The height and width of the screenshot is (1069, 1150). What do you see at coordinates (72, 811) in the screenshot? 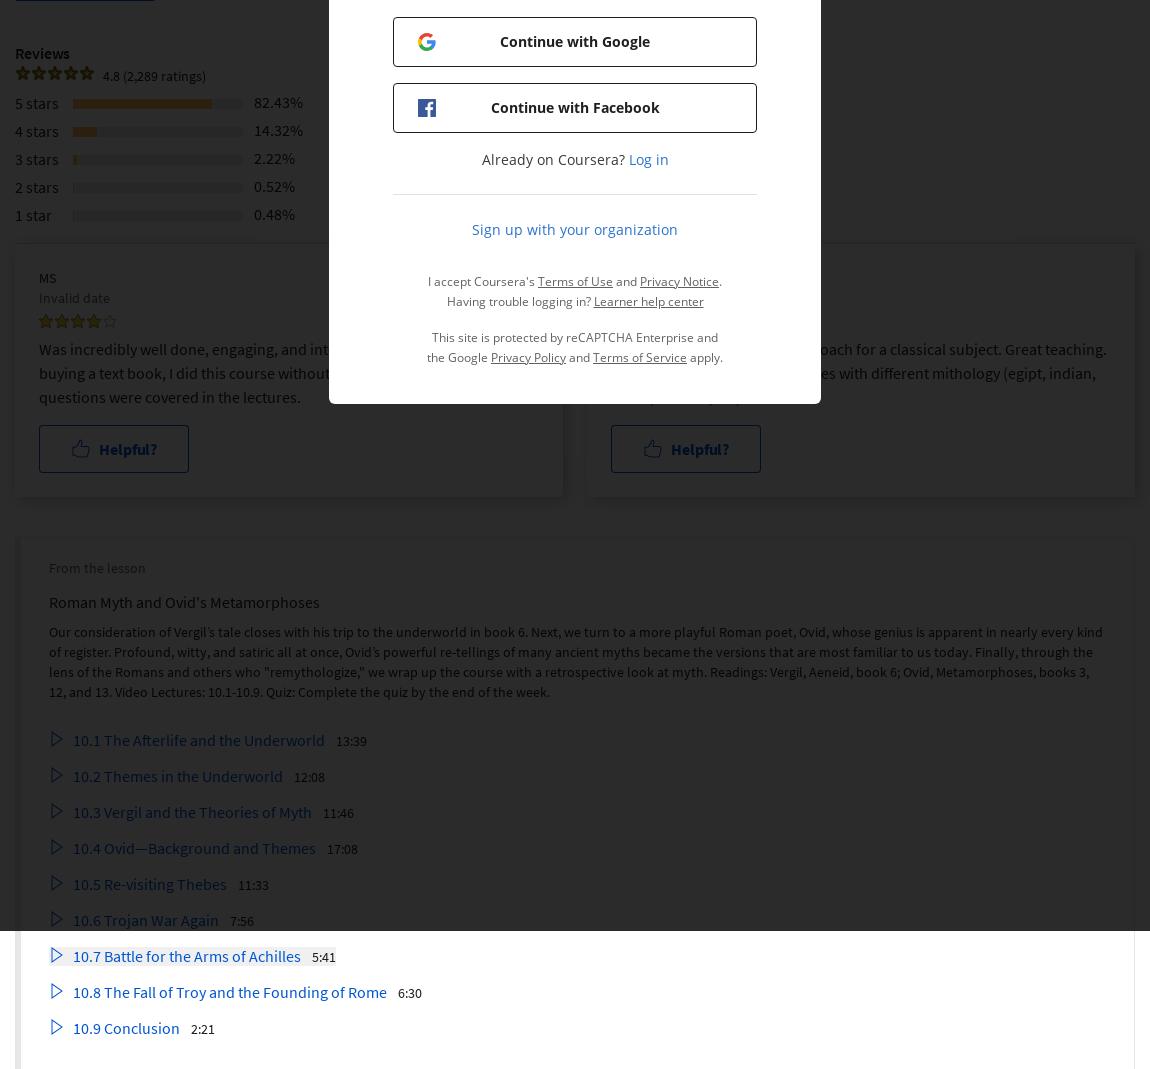
I see `'10.3 Vergil and the Theories of Myth'` at bounding box center [72, 811].